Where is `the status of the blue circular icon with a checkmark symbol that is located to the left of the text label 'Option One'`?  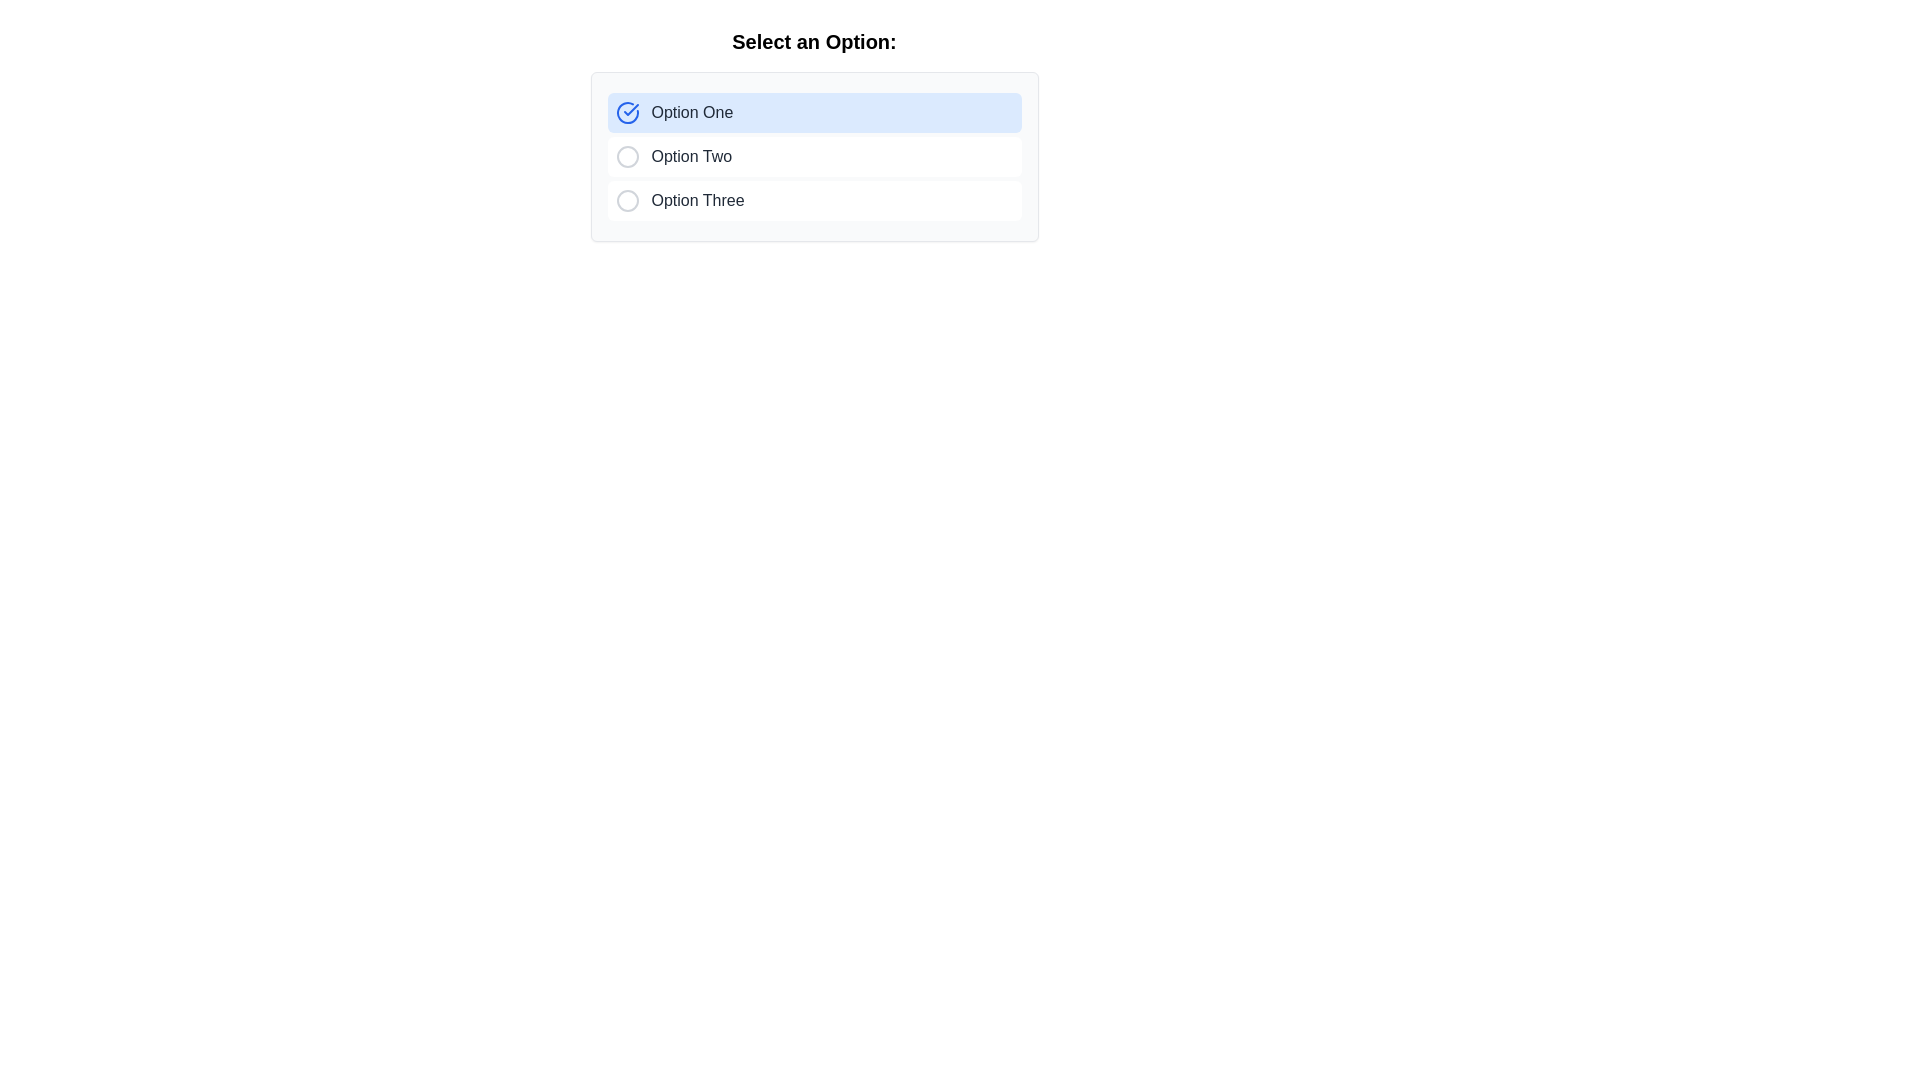
the status of the blue circular icon with a checkmark symbol that is located to the left of the text label 'Option One' is located at coordinates (626, 112).